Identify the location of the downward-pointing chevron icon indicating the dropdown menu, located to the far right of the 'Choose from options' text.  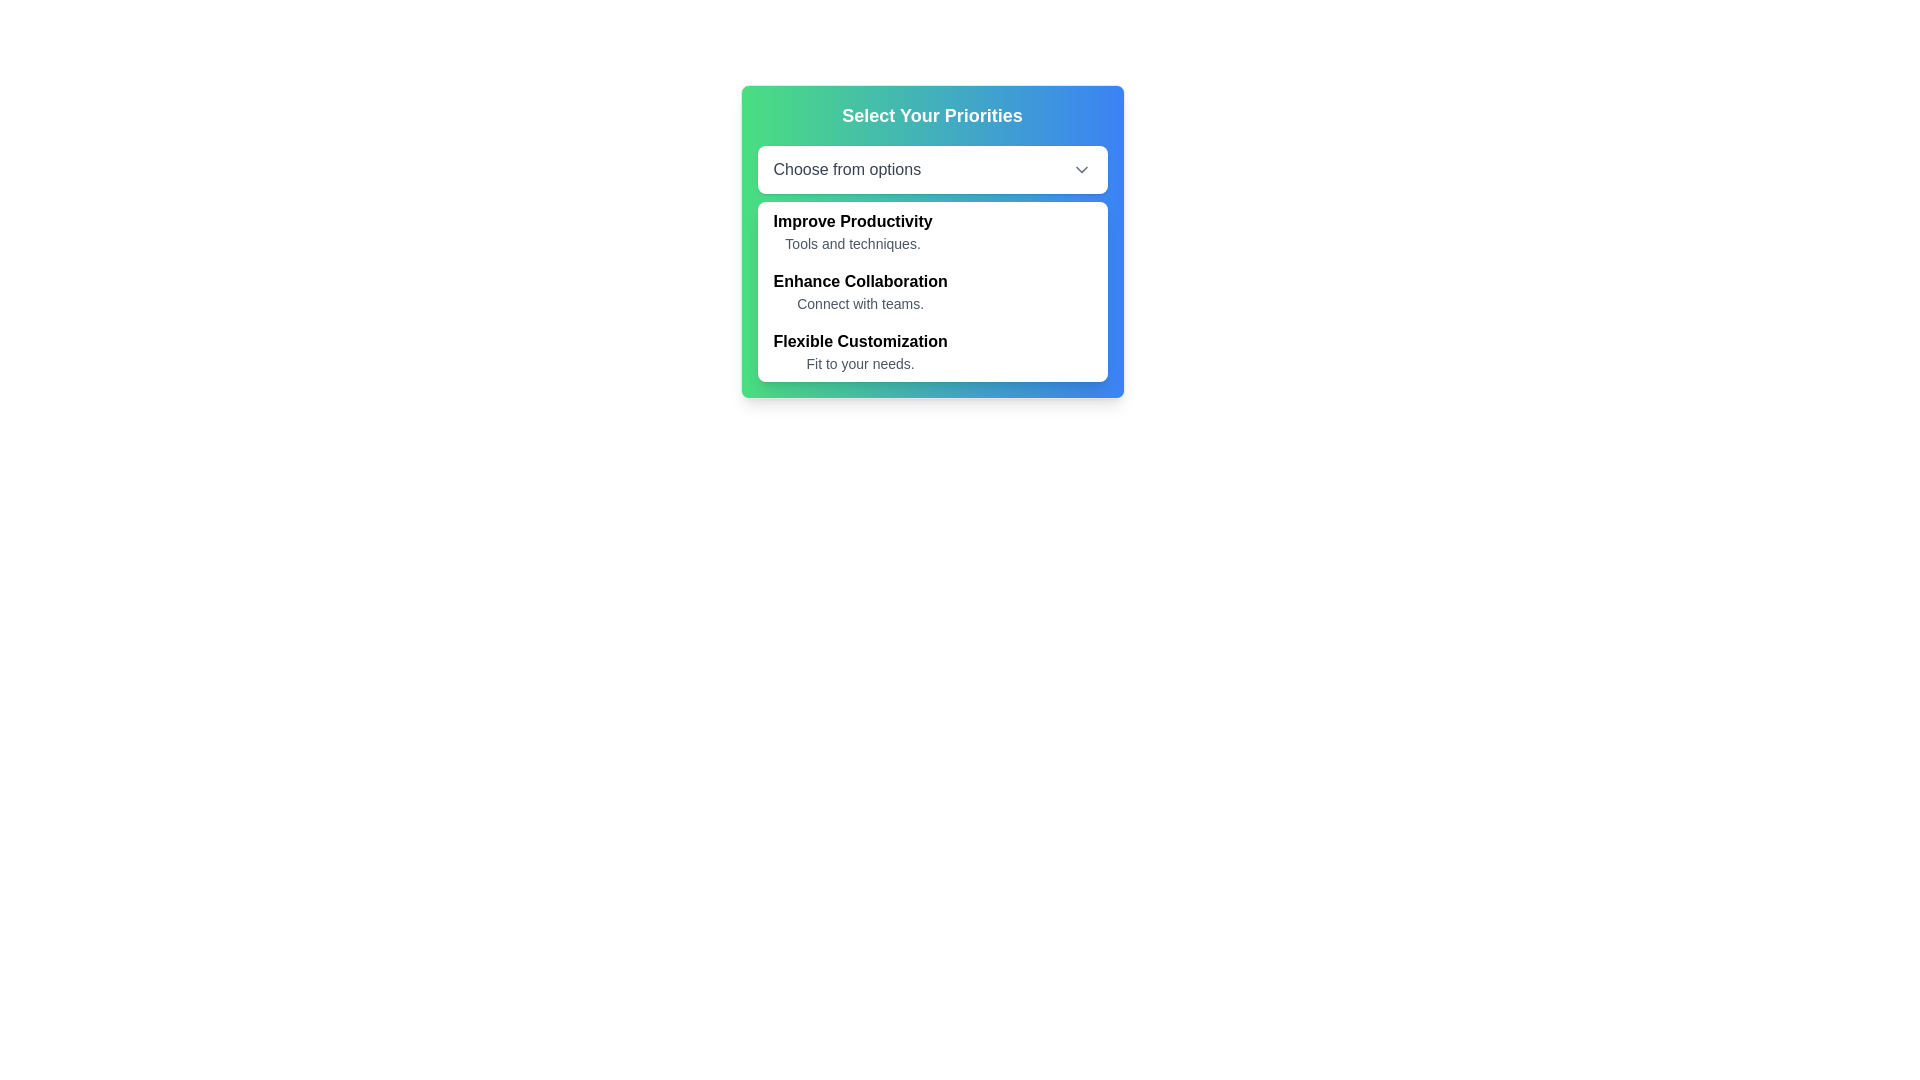
(1080, 168).